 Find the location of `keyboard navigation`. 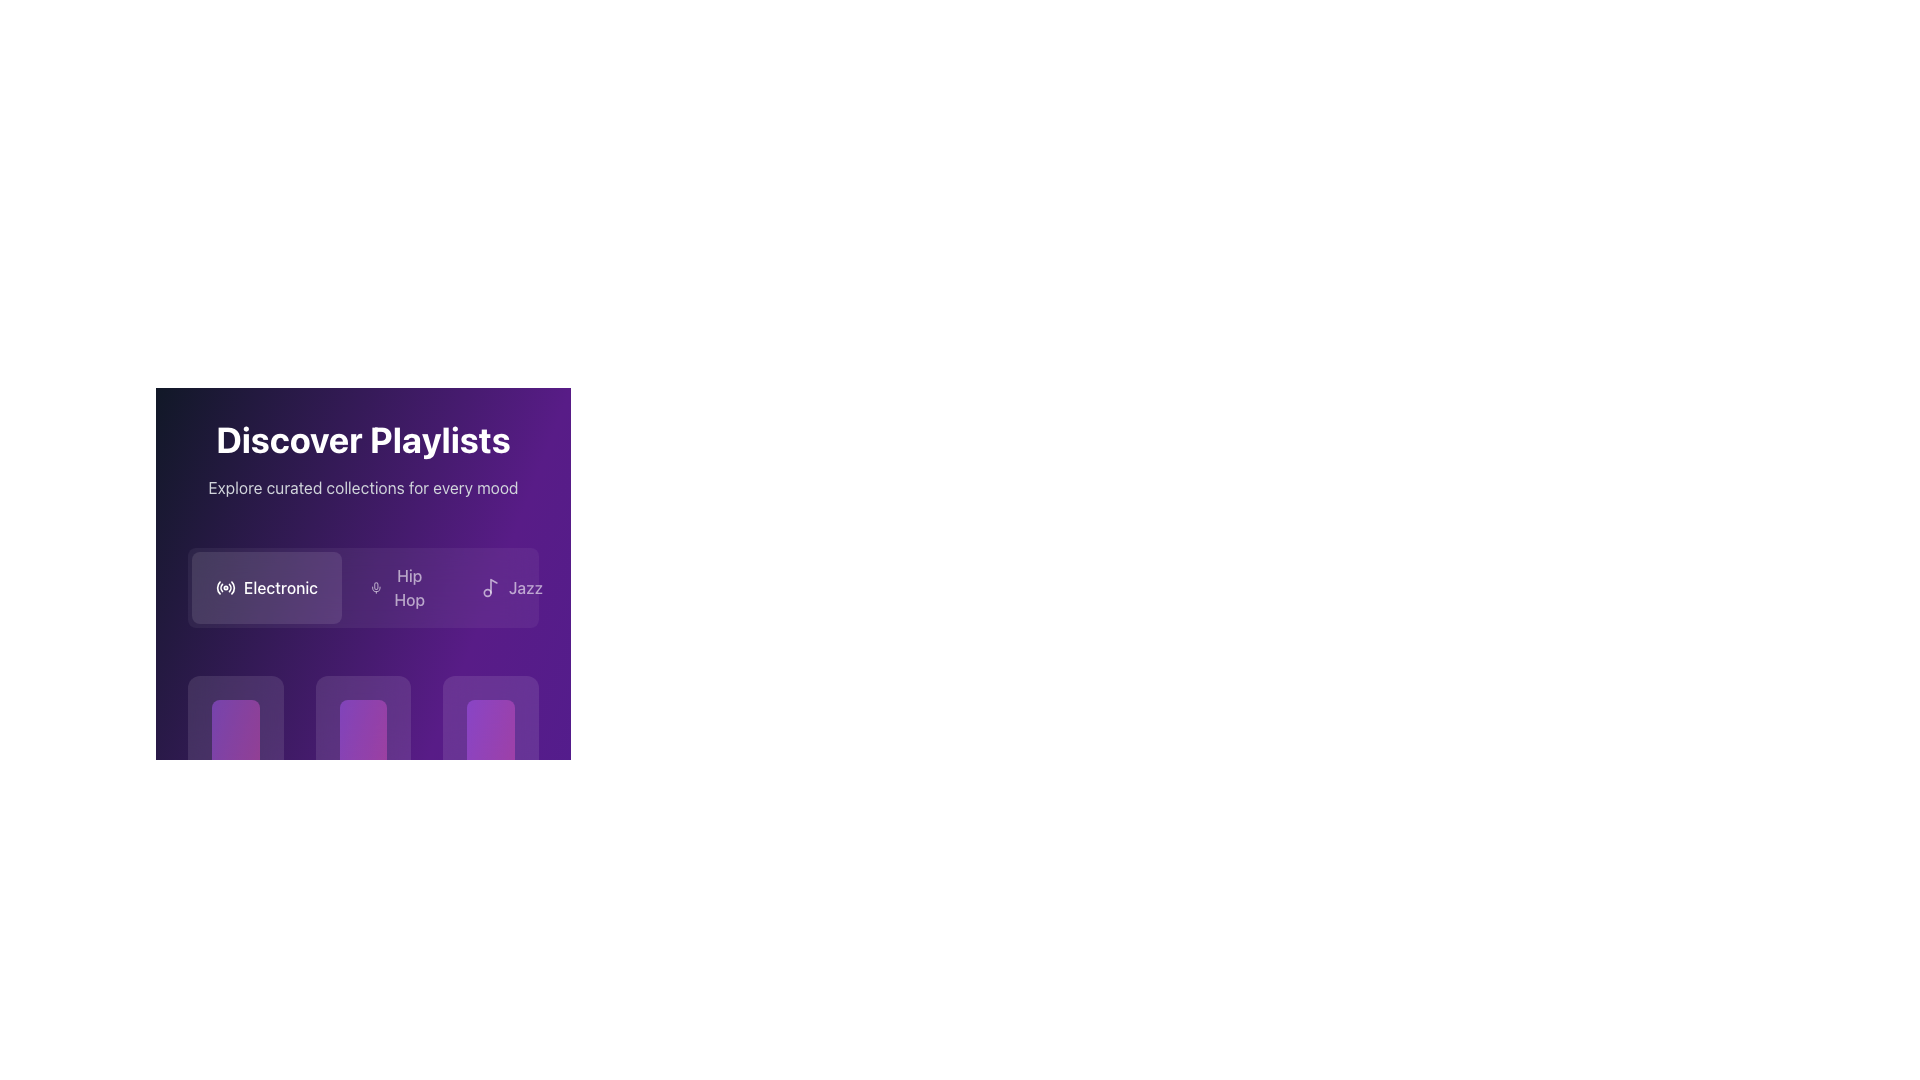

keyboard navigation is located at coordinates (363, 586).